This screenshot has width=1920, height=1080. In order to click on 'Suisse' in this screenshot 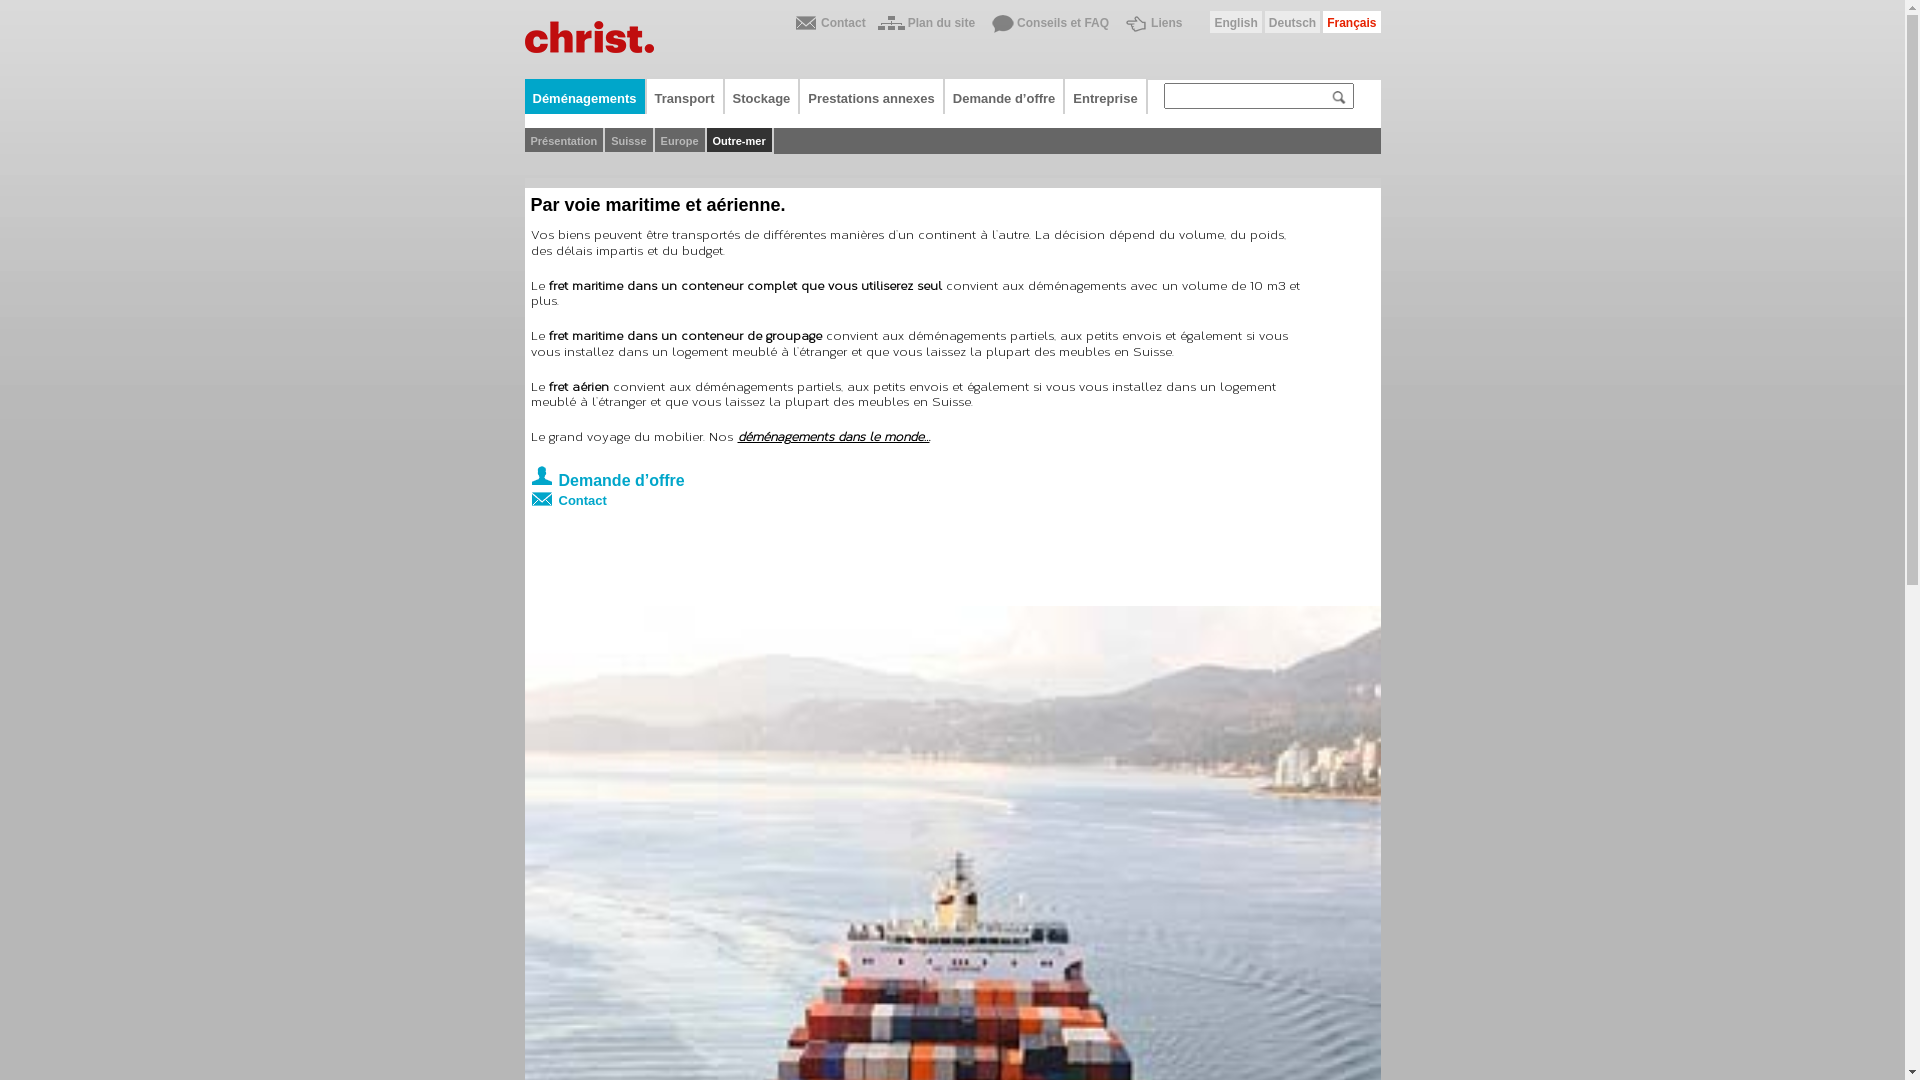, I will do `click(628, 140)`.